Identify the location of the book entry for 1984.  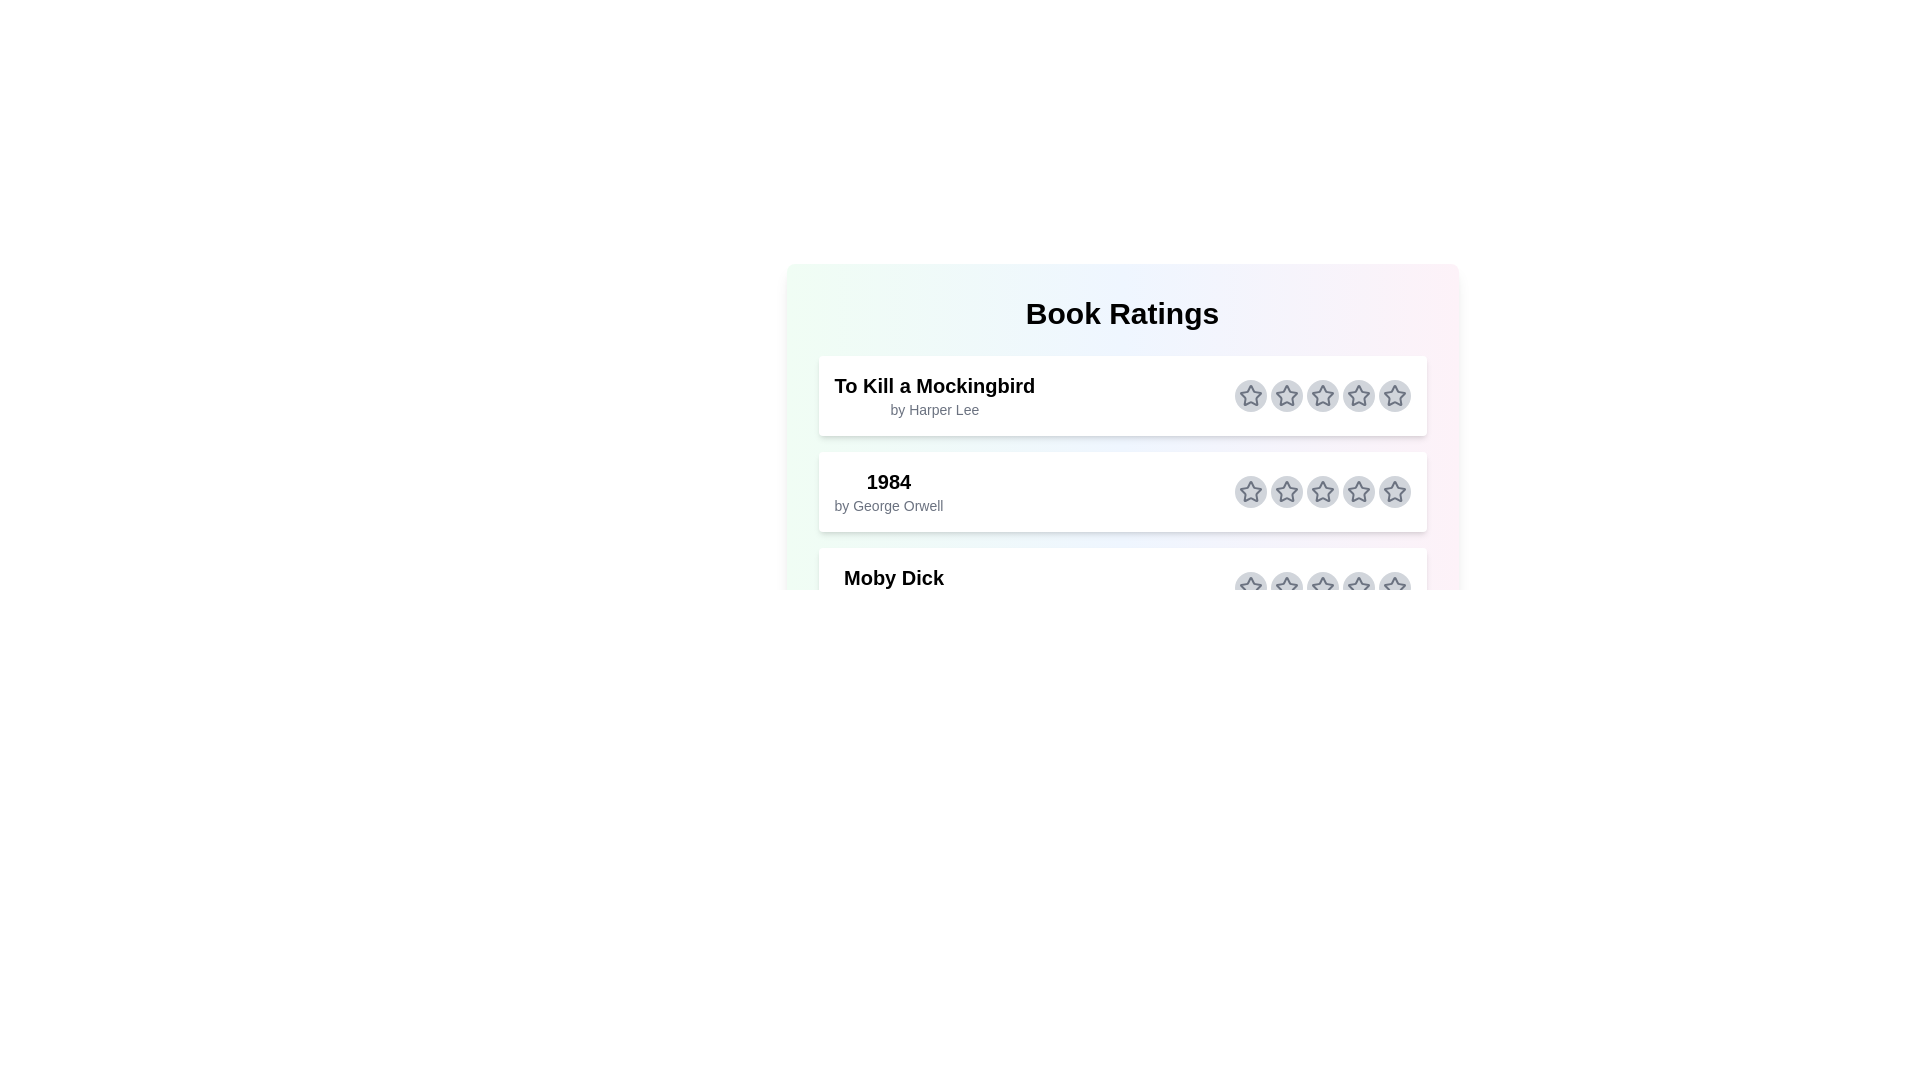
(1122, 492).